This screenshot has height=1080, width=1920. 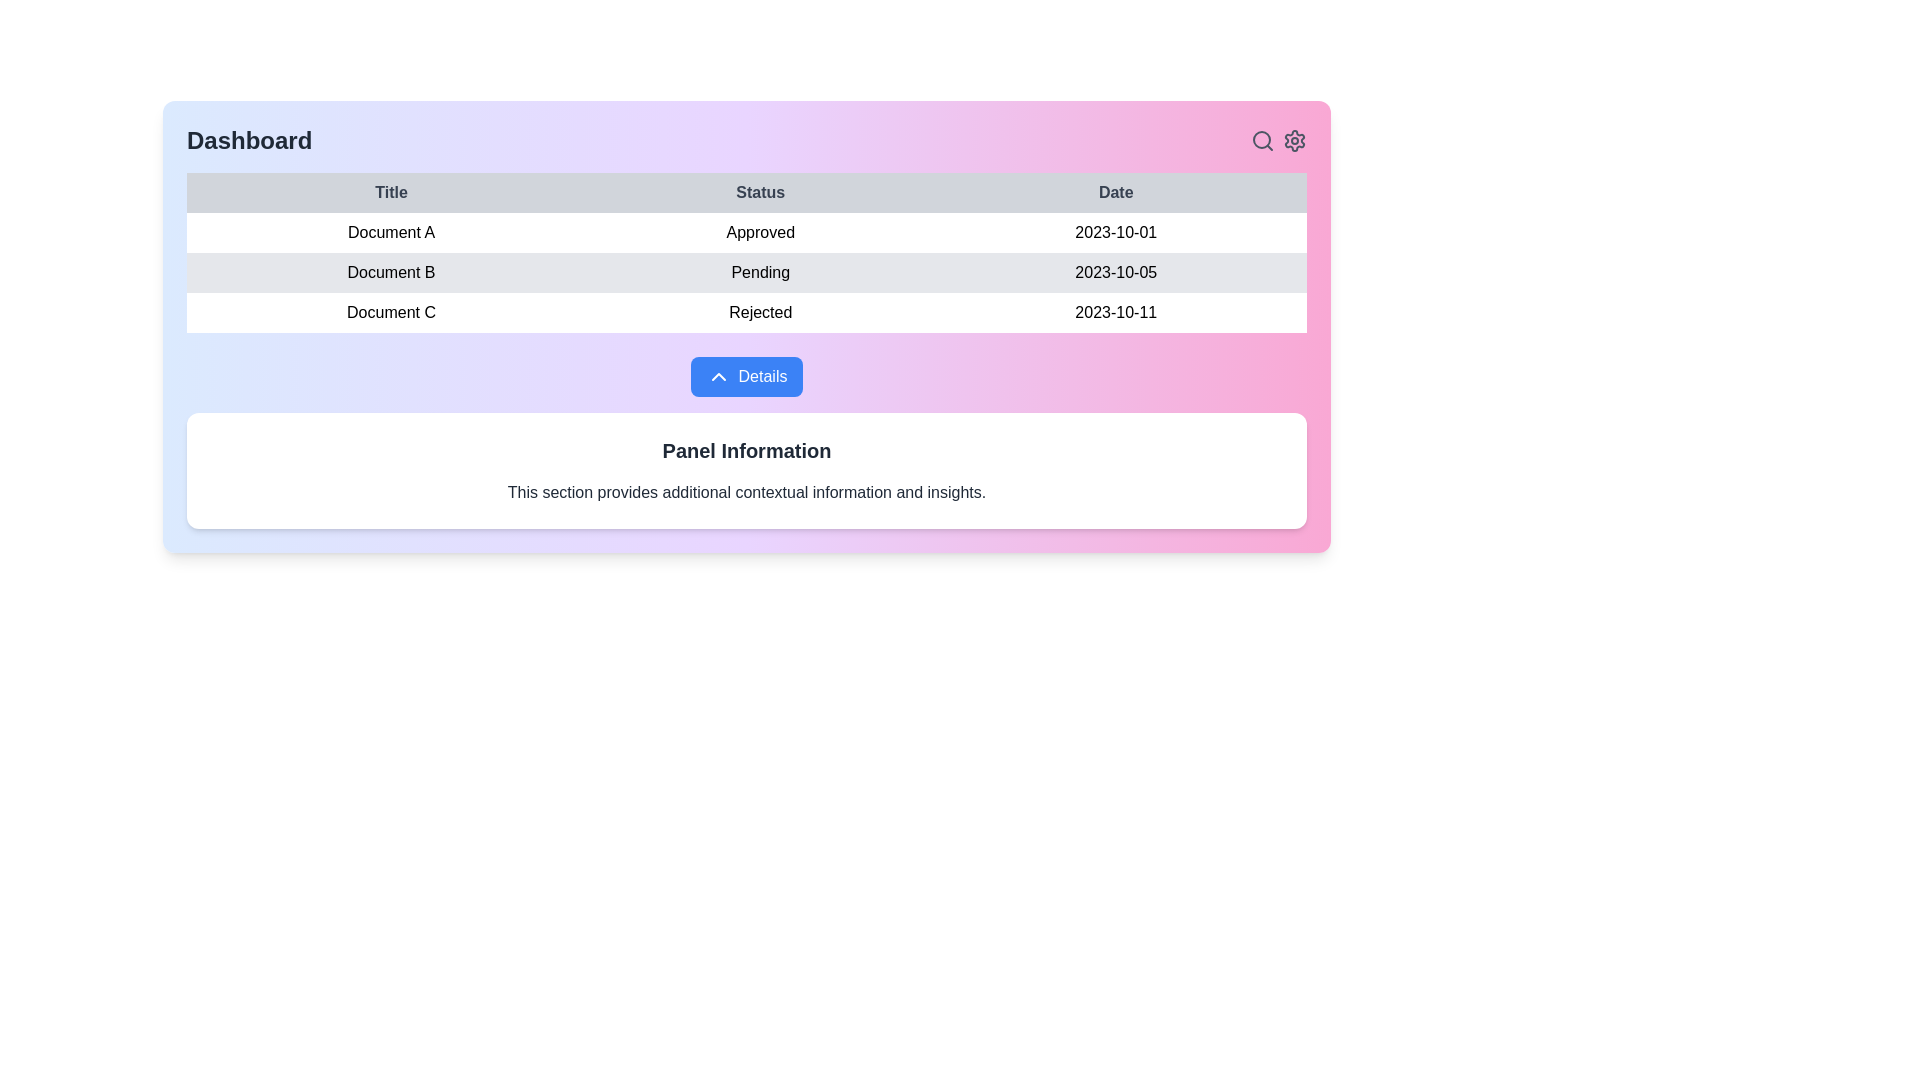 I want to click on the gear icon located at the top-right corner of the UI component, so click(x=1277, y=140).